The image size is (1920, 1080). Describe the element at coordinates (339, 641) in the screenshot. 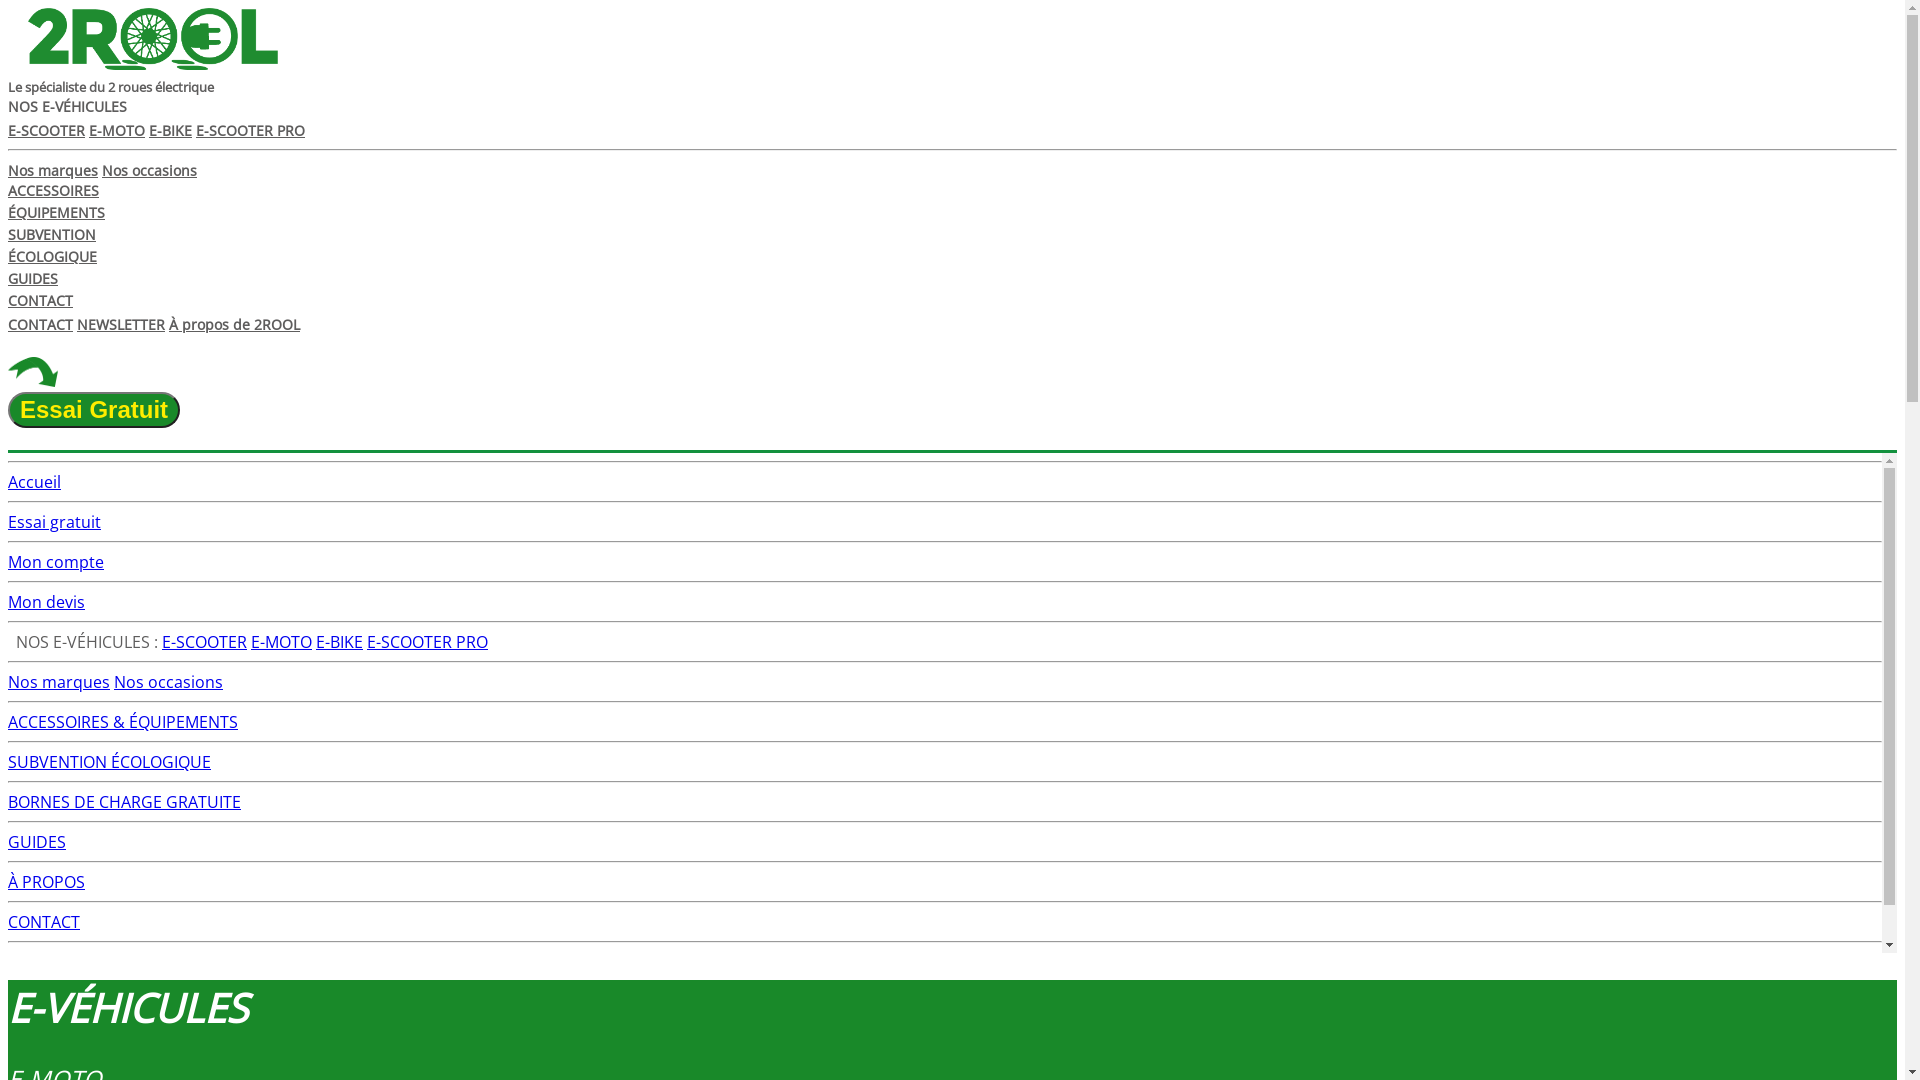

I see `'E-BIKE'` at that location.